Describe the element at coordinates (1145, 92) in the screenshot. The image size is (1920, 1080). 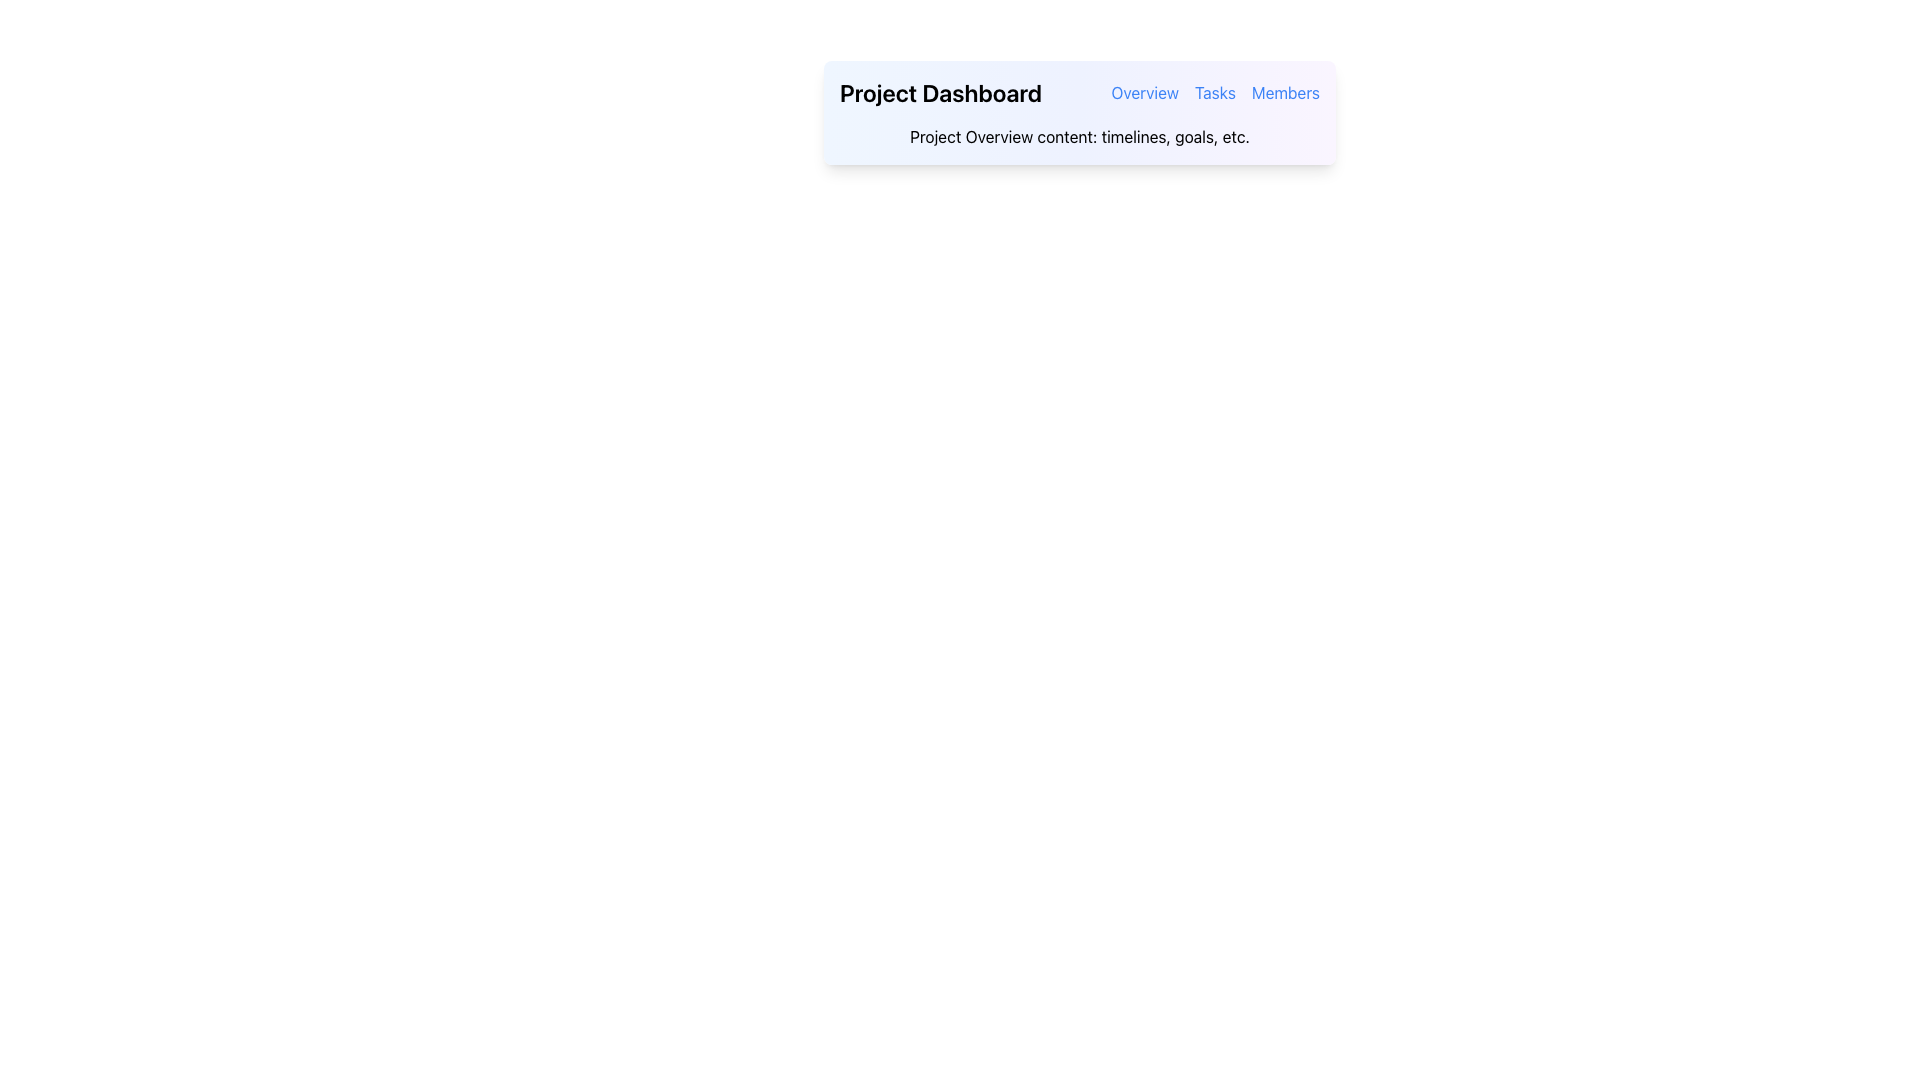
I see `the blue-colored text link 'Overview'` at that location.